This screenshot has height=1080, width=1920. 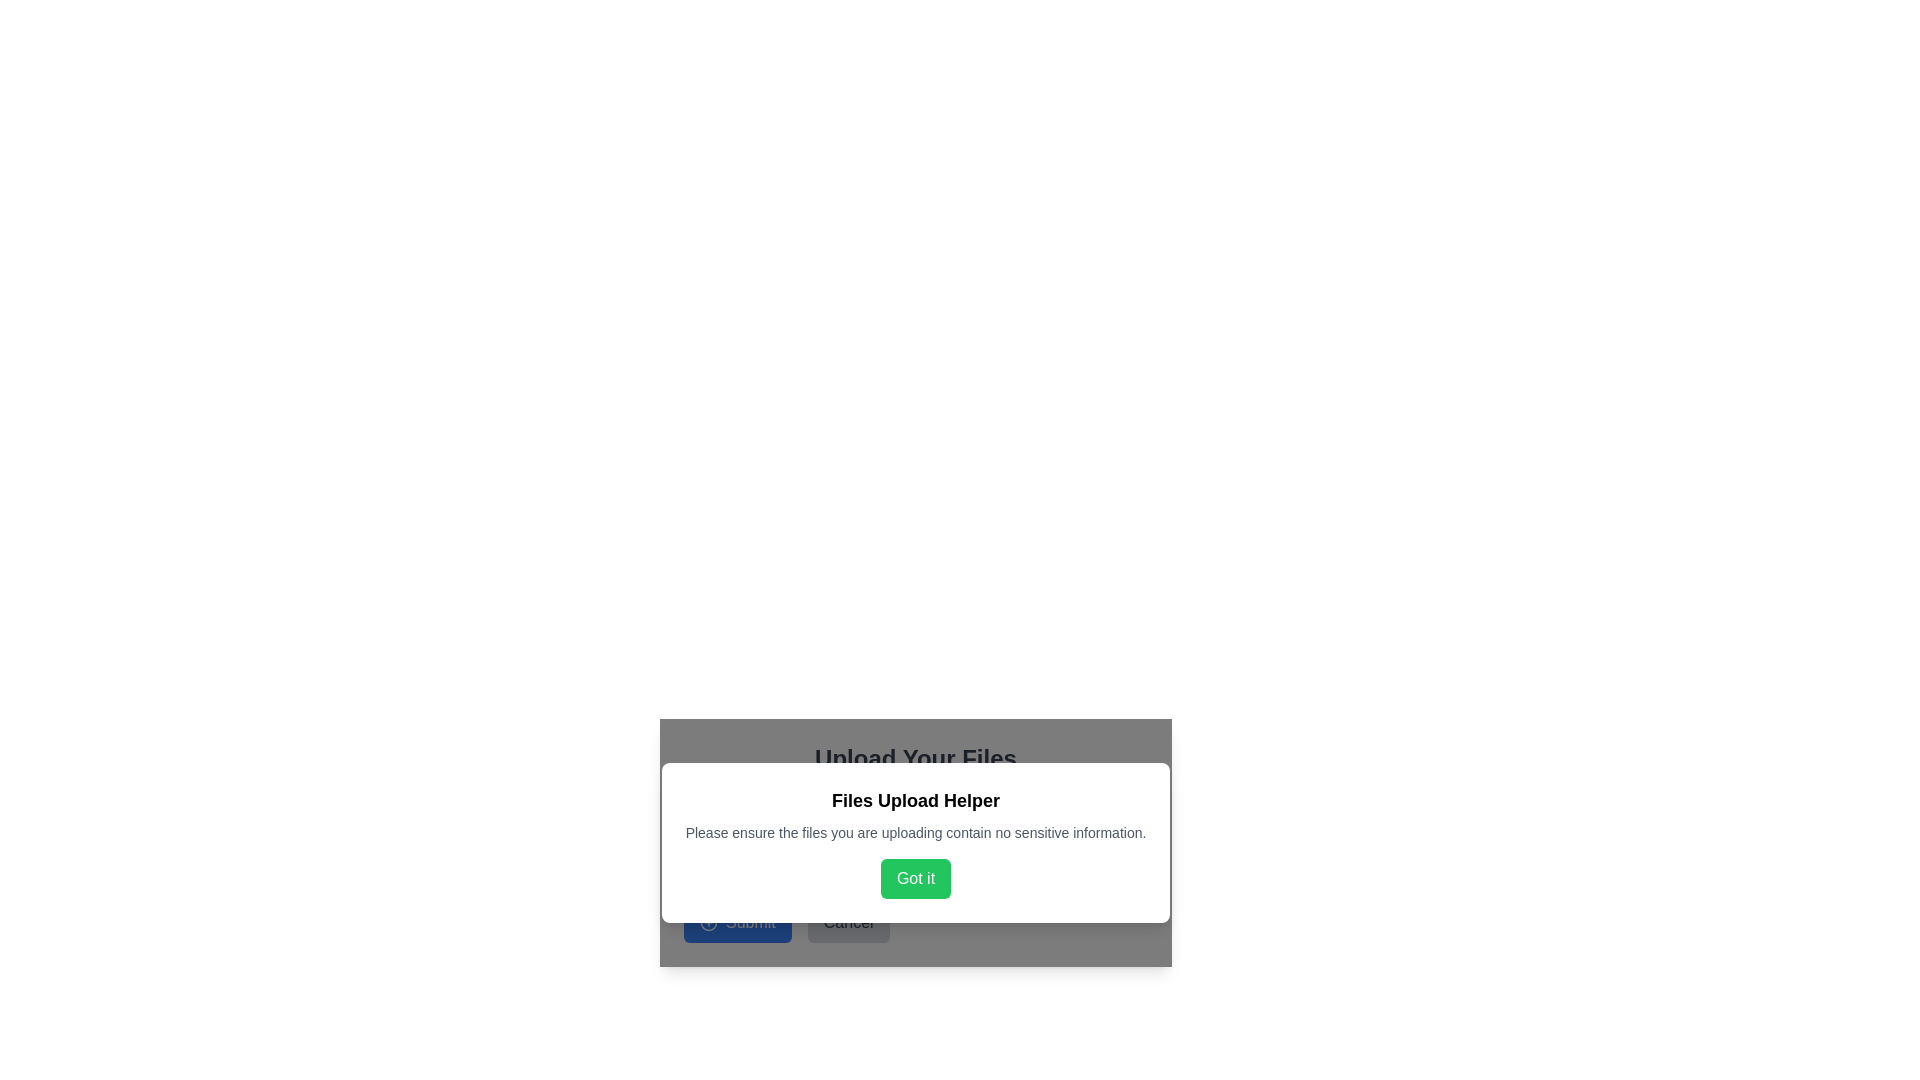 I want to click on the circular outline of the 'plus in a circle' SVG icon located in the bottom-left corner of the modal, so click(x=709, y=922).